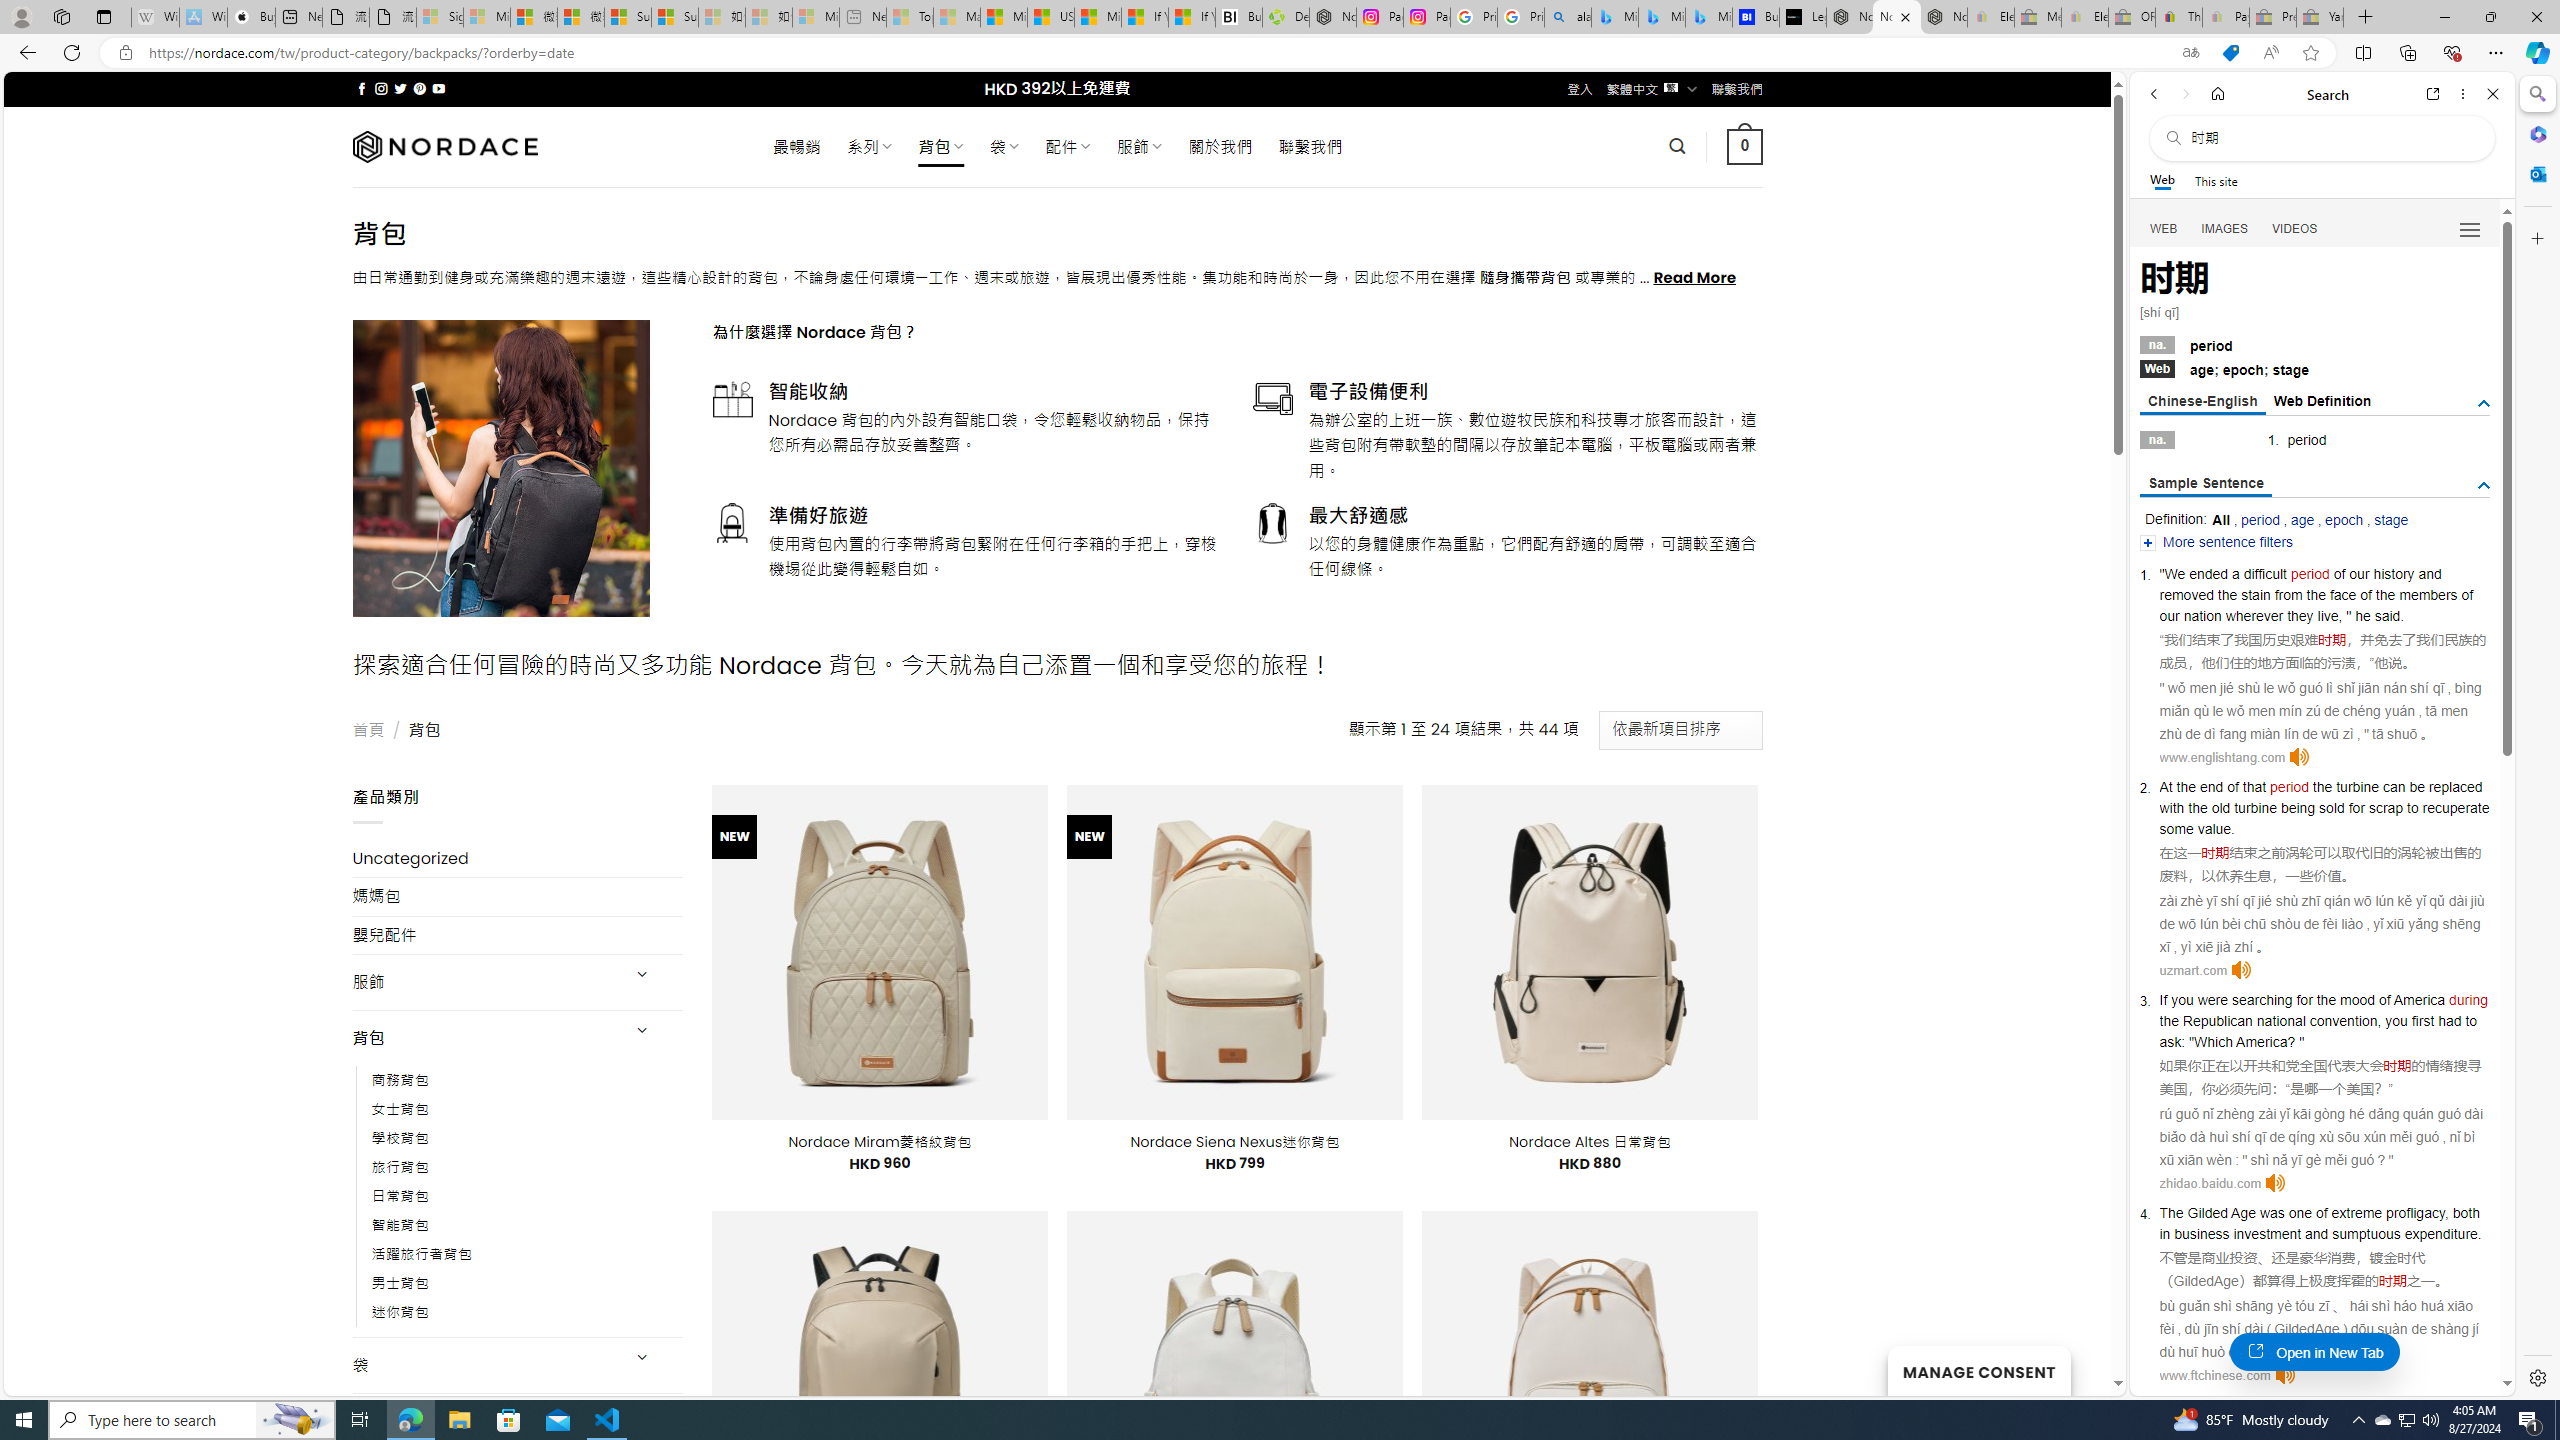  Describe the element at coordinates (2384, 808) in the screenshot. I see `'scrap'` at that location.